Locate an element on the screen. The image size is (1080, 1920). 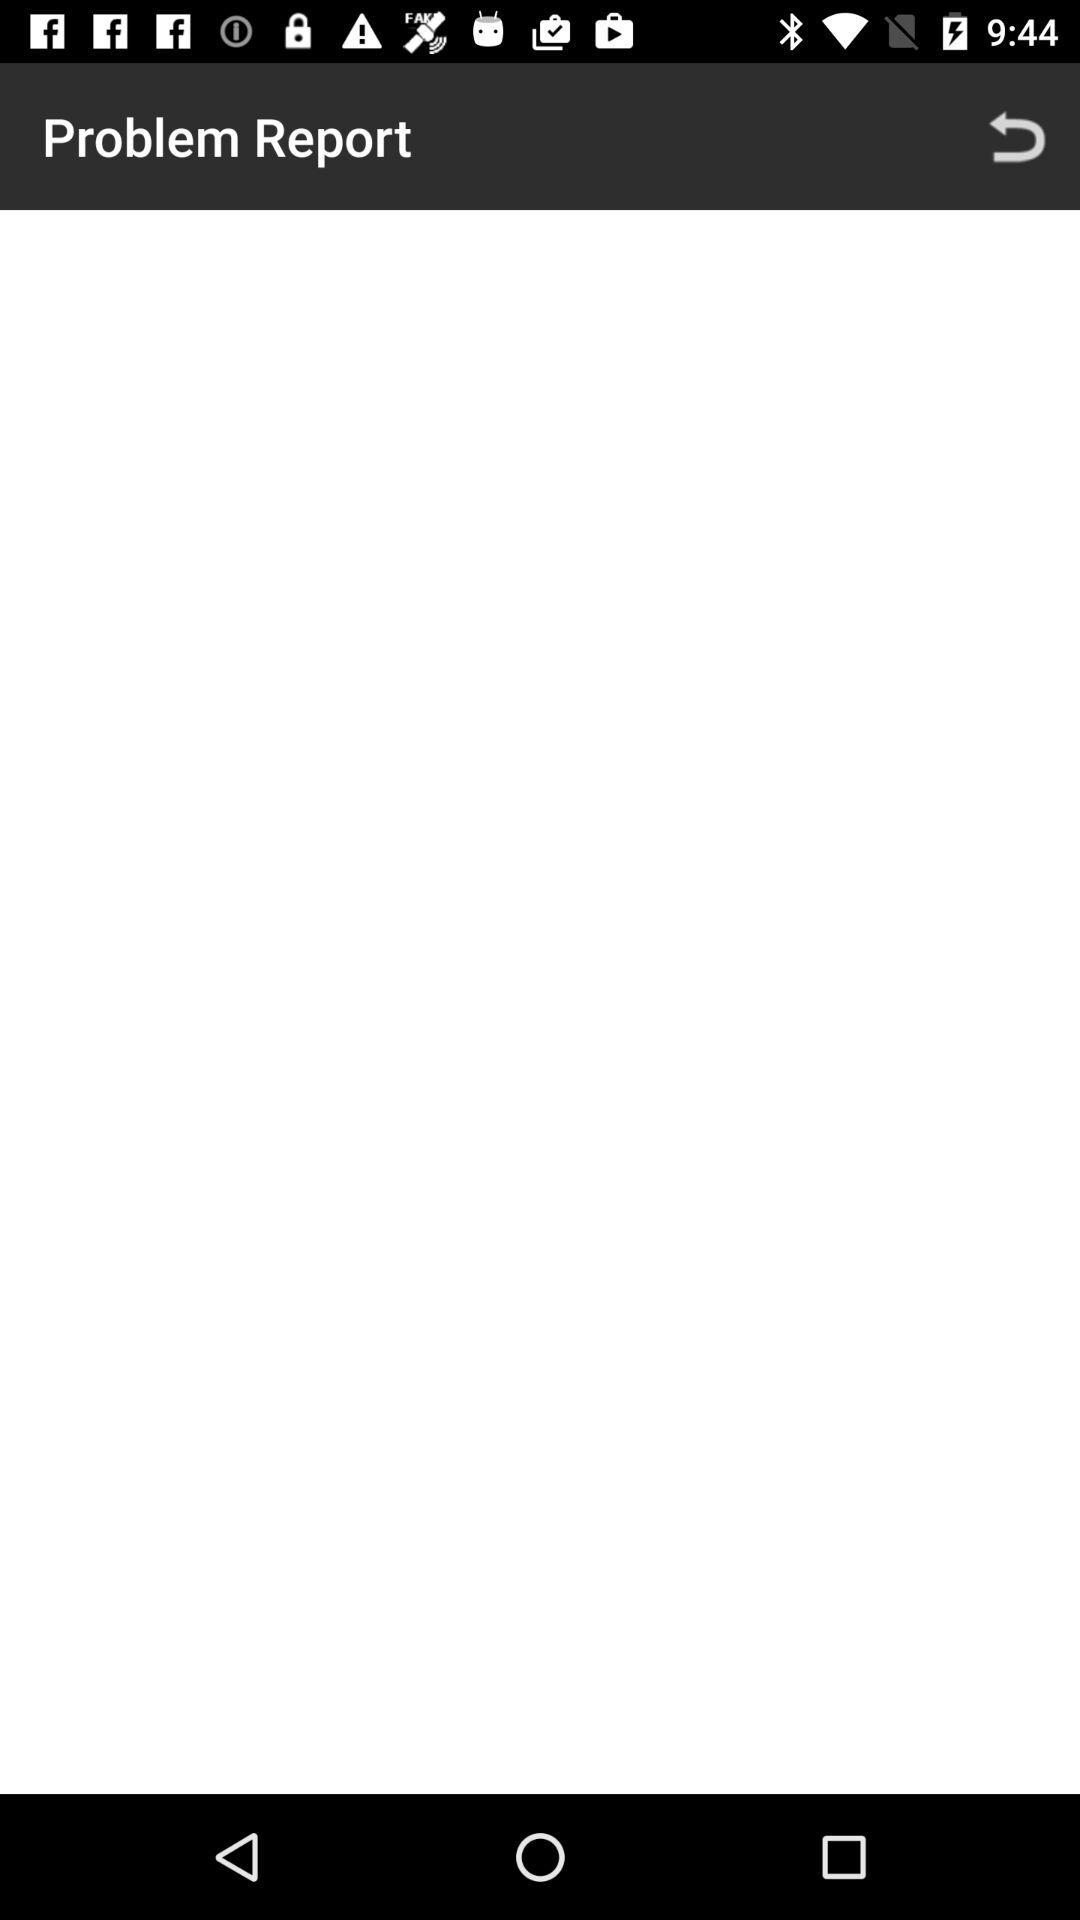
the item at the center is located at coordinates (540, 1002).